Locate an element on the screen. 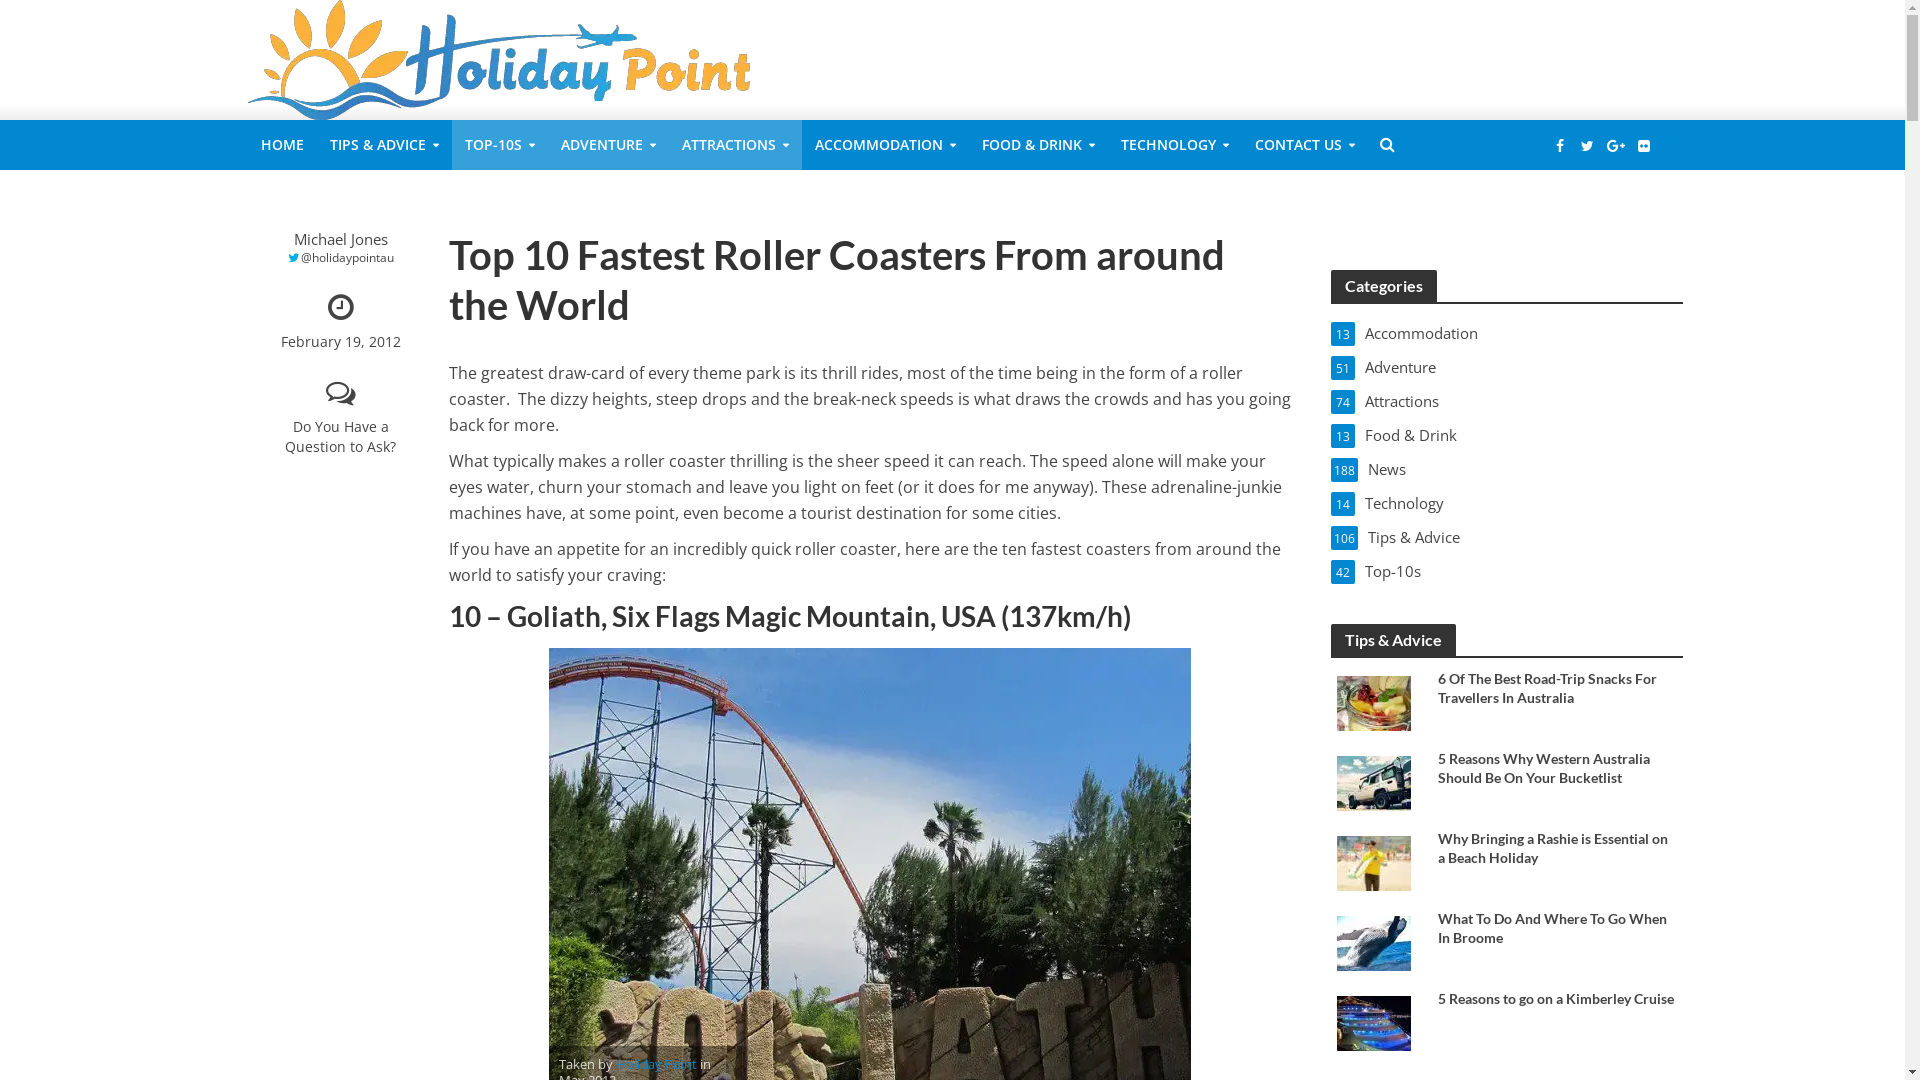  'ATTRACTIONS' is located at coordinates (667, 144).